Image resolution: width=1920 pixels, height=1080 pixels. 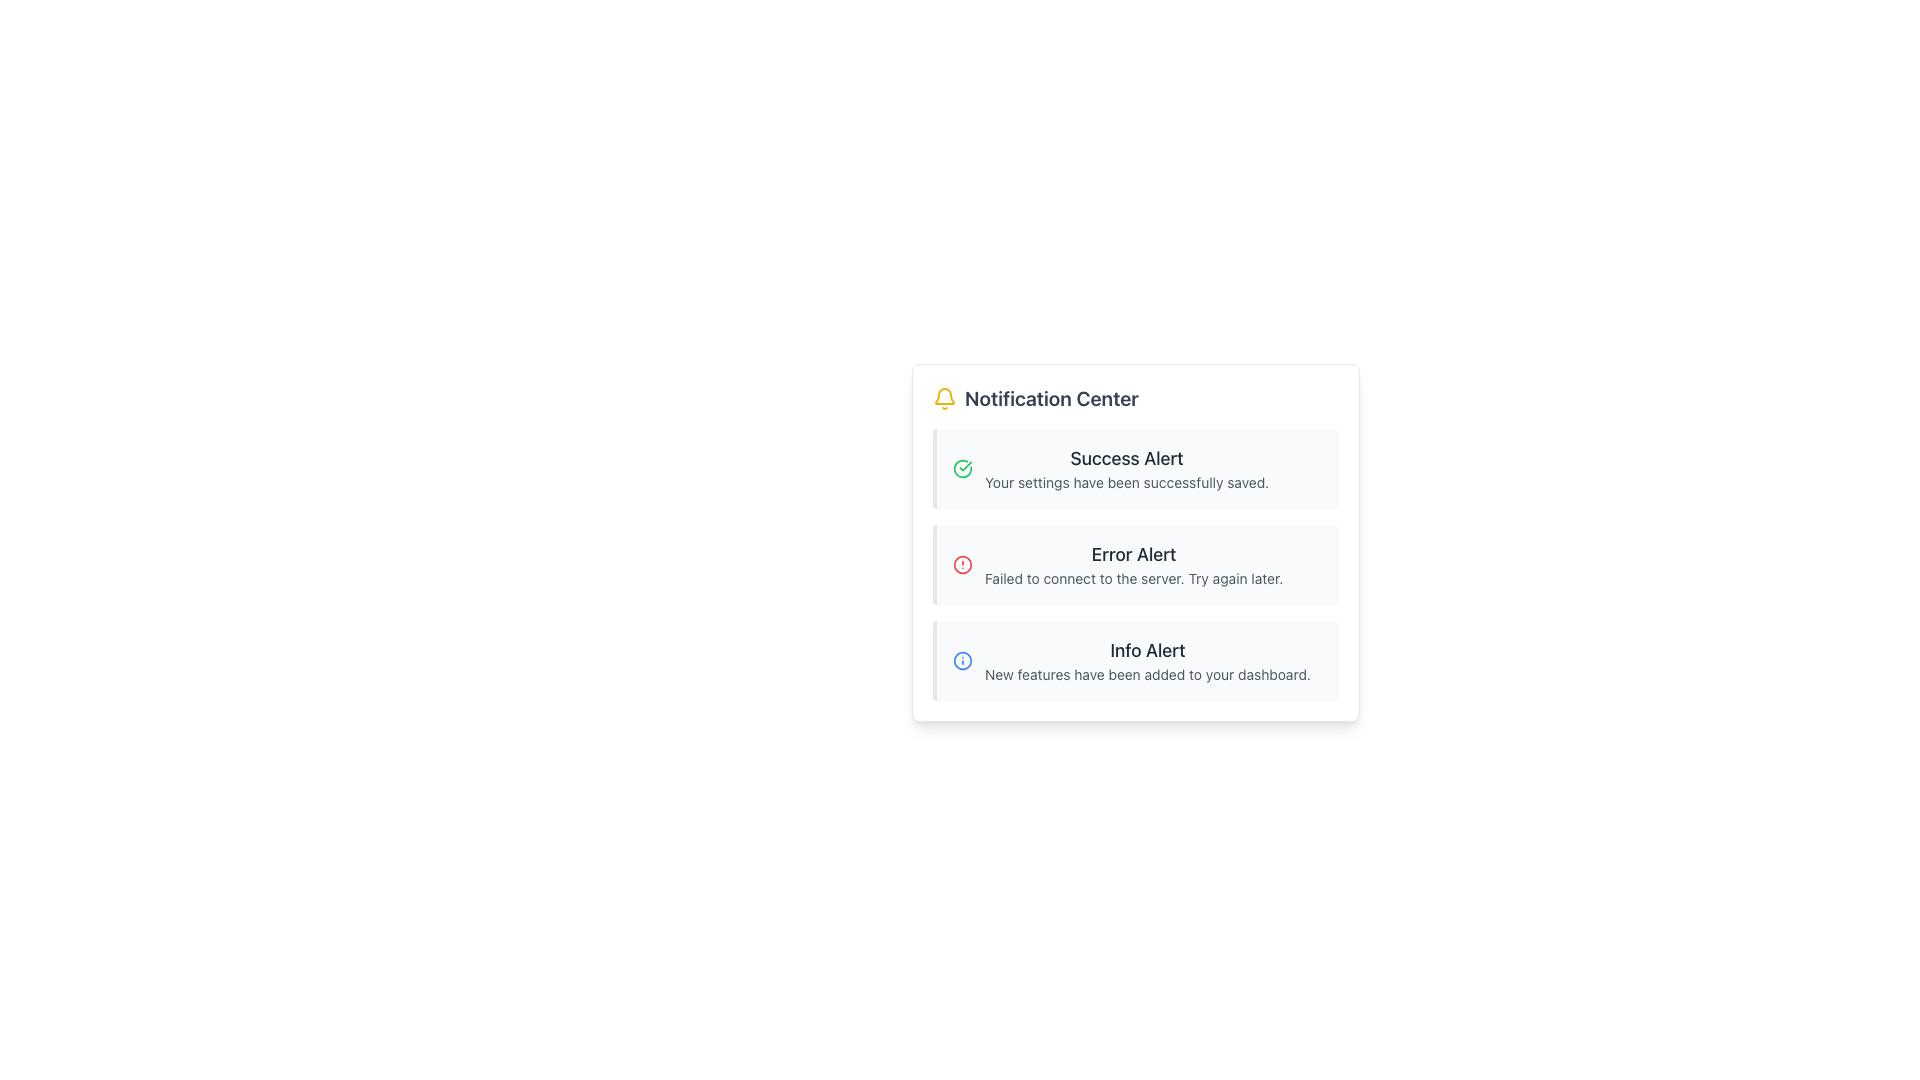 What do you see at coordinates (1147, 675) in the screenshot?
I see `the non-interactive text element located beneath the 'Info Alert' heading in the card layout, which conveys additional details about the notification` at bounding box center [1147, 675].